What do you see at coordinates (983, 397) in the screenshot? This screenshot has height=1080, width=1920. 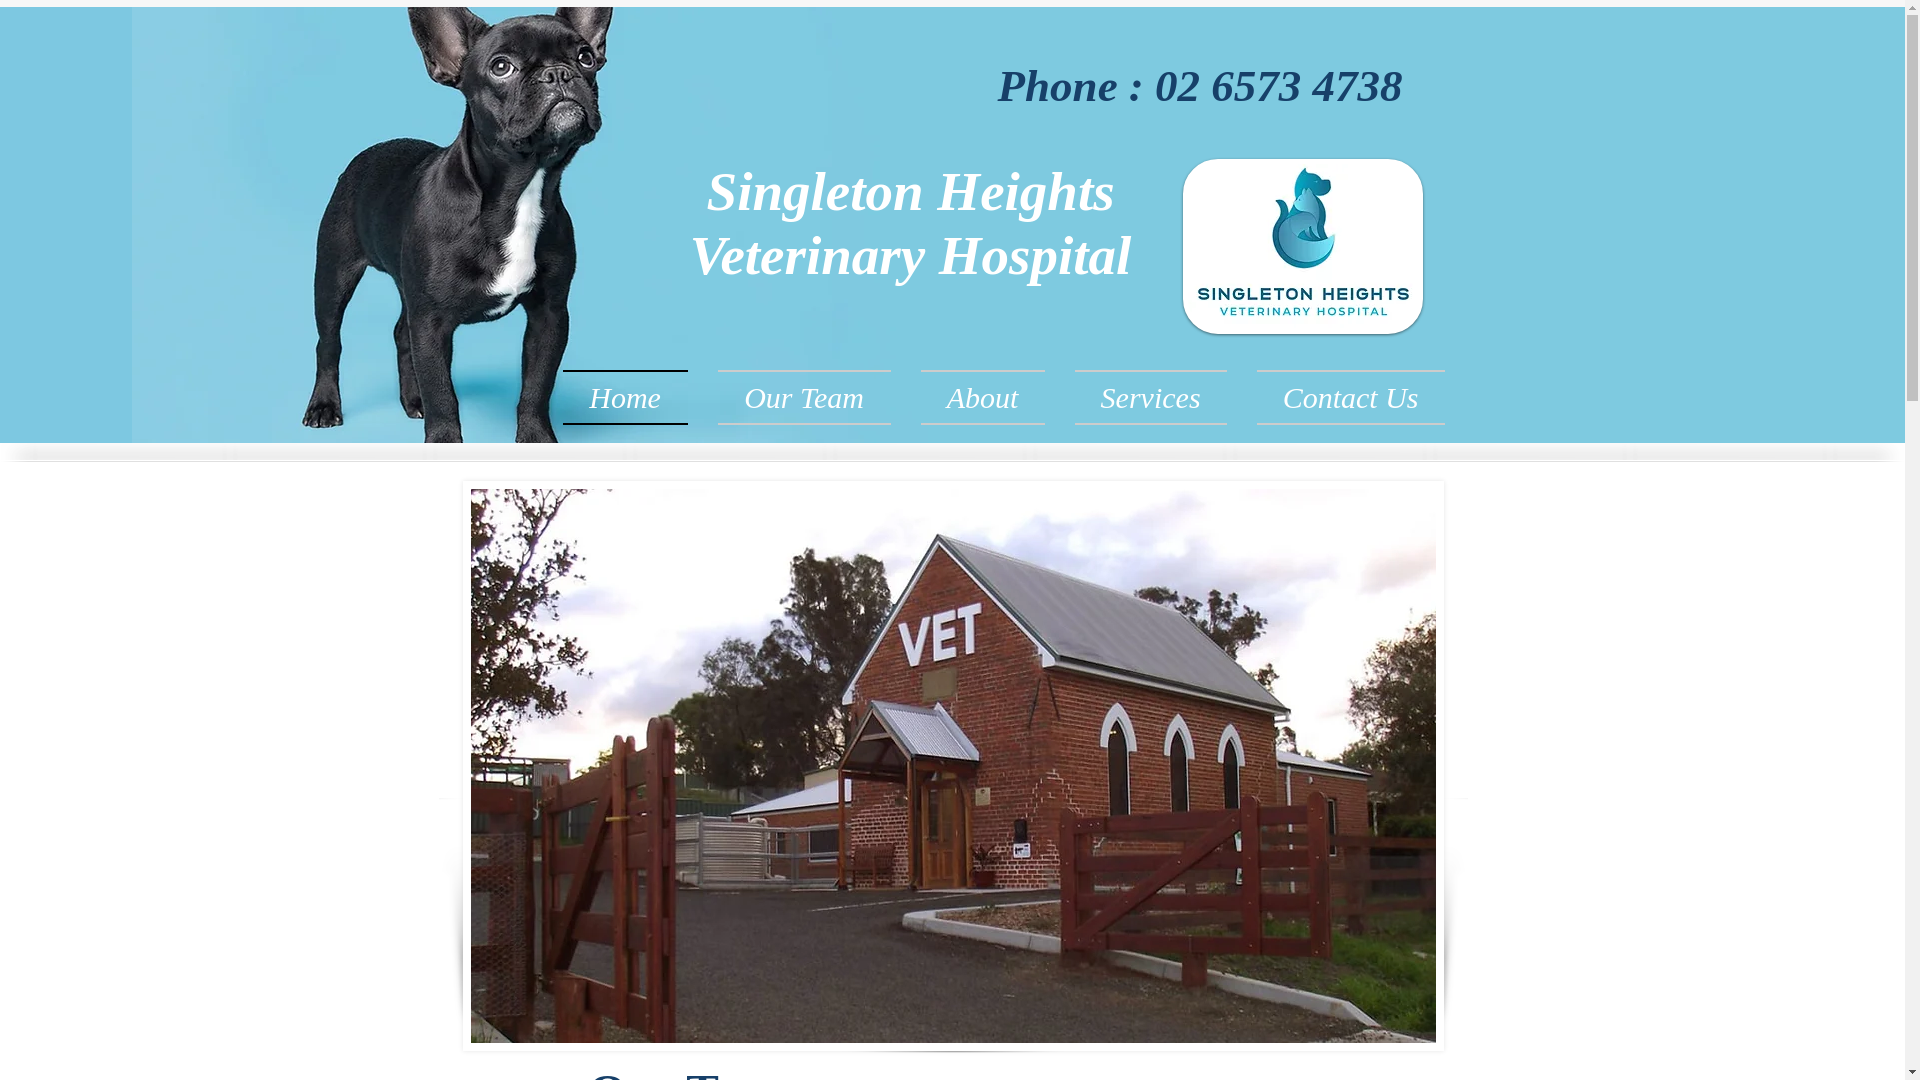 I see `'About'` at bounding box center [983, 397].